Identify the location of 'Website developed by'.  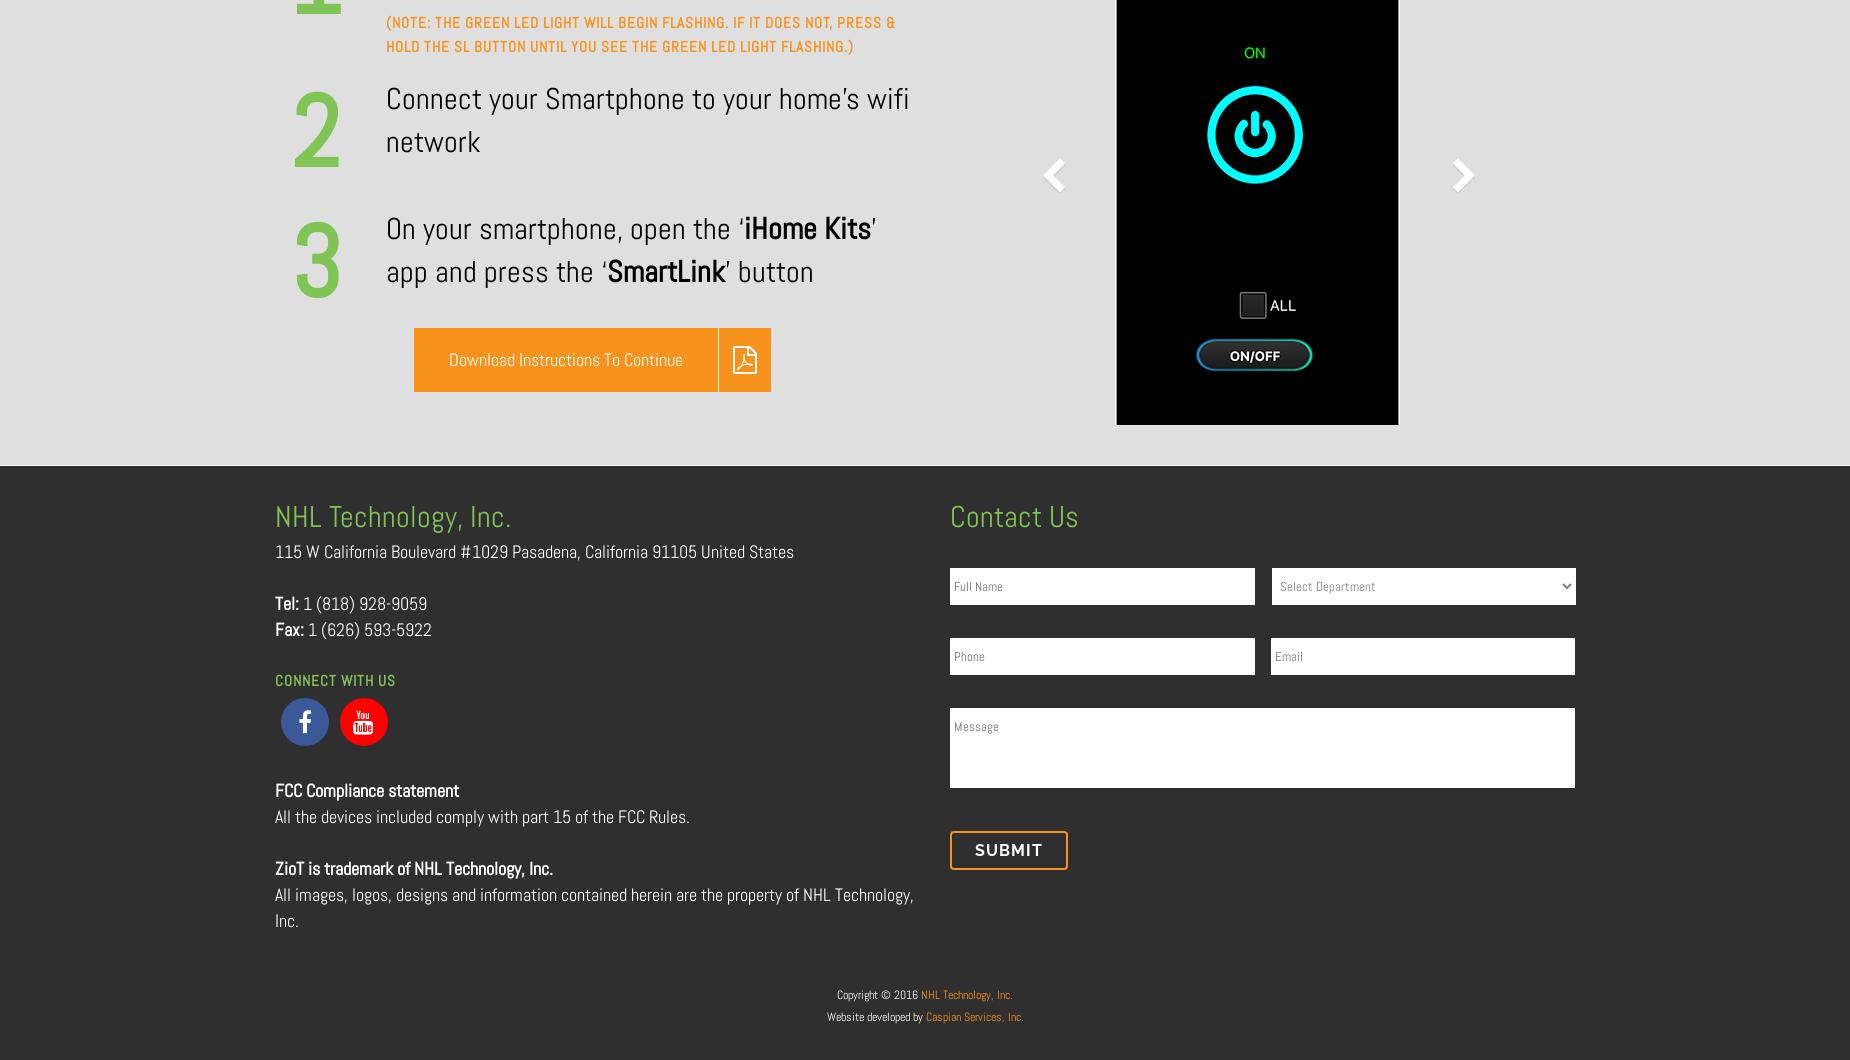
(826, 1015).